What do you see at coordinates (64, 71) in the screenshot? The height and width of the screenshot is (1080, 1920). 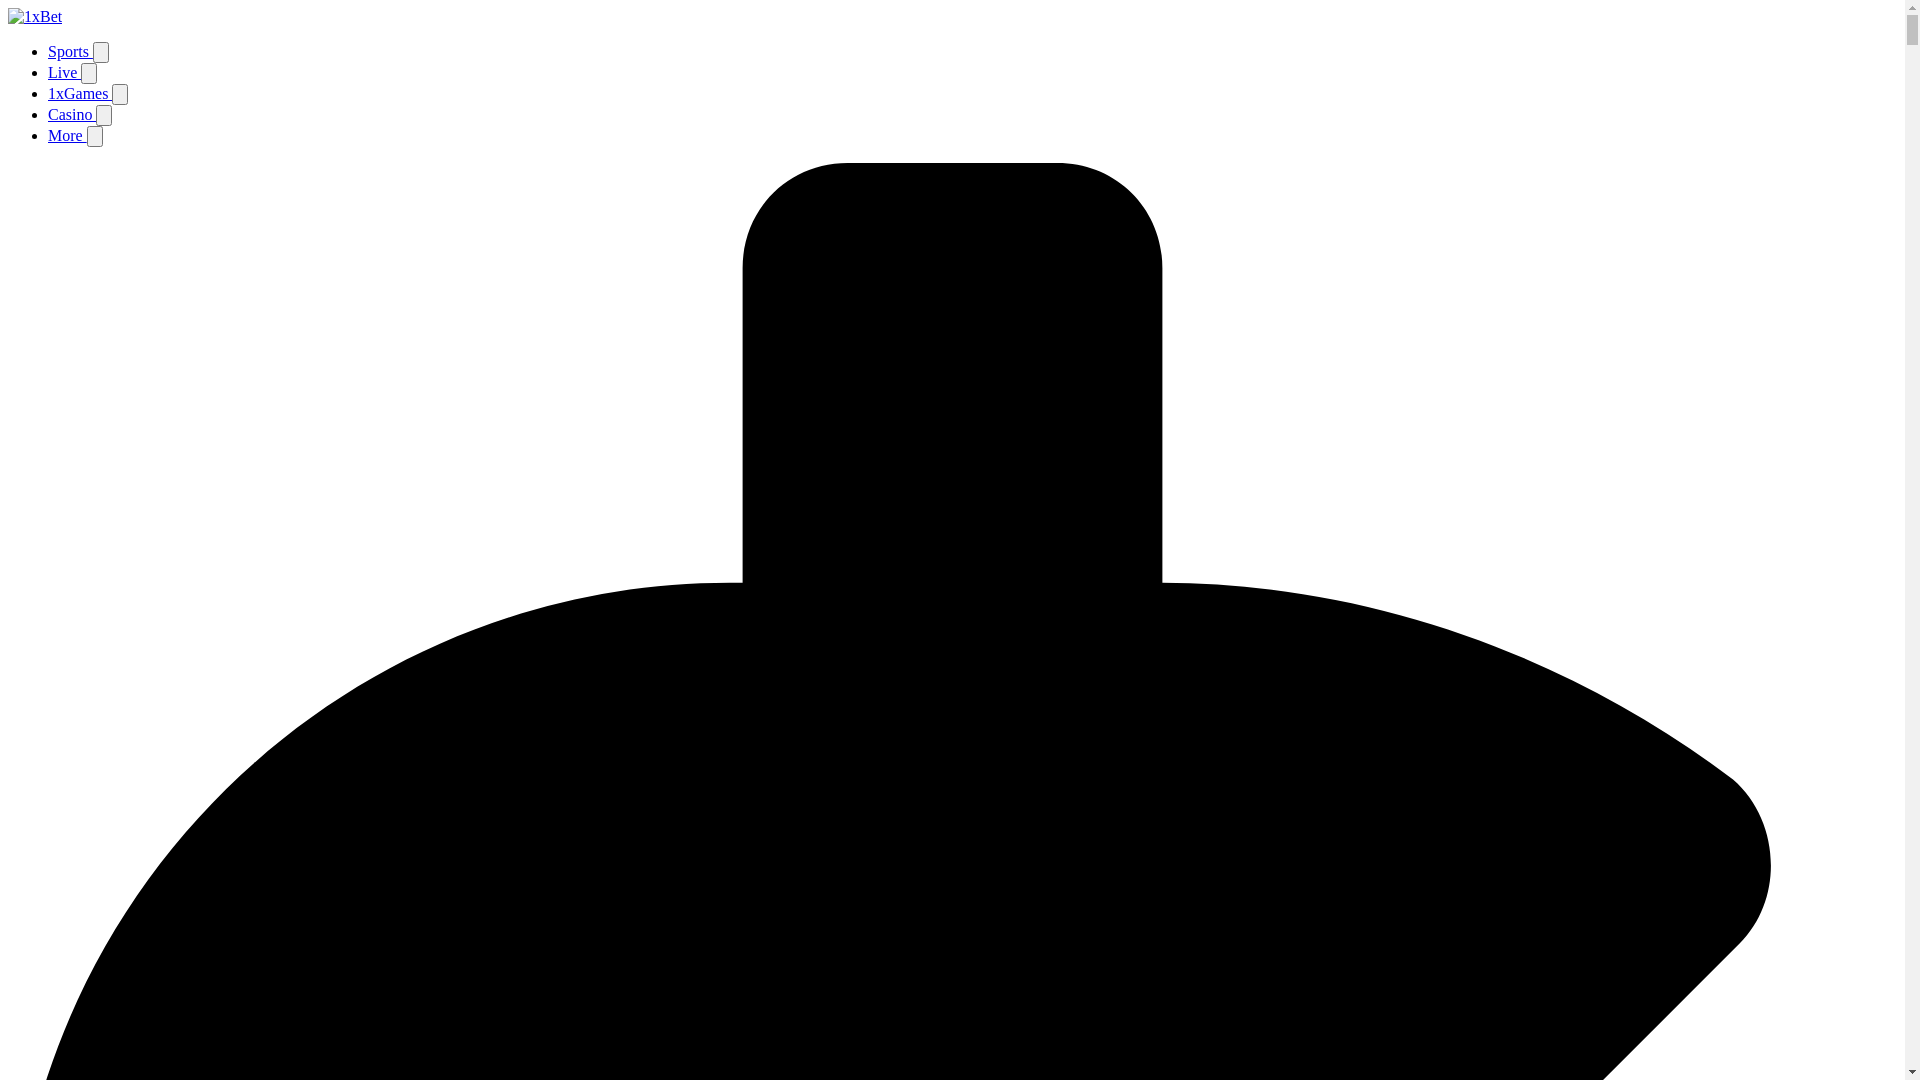 I see `'Live'` at bounding box center [64, 71].